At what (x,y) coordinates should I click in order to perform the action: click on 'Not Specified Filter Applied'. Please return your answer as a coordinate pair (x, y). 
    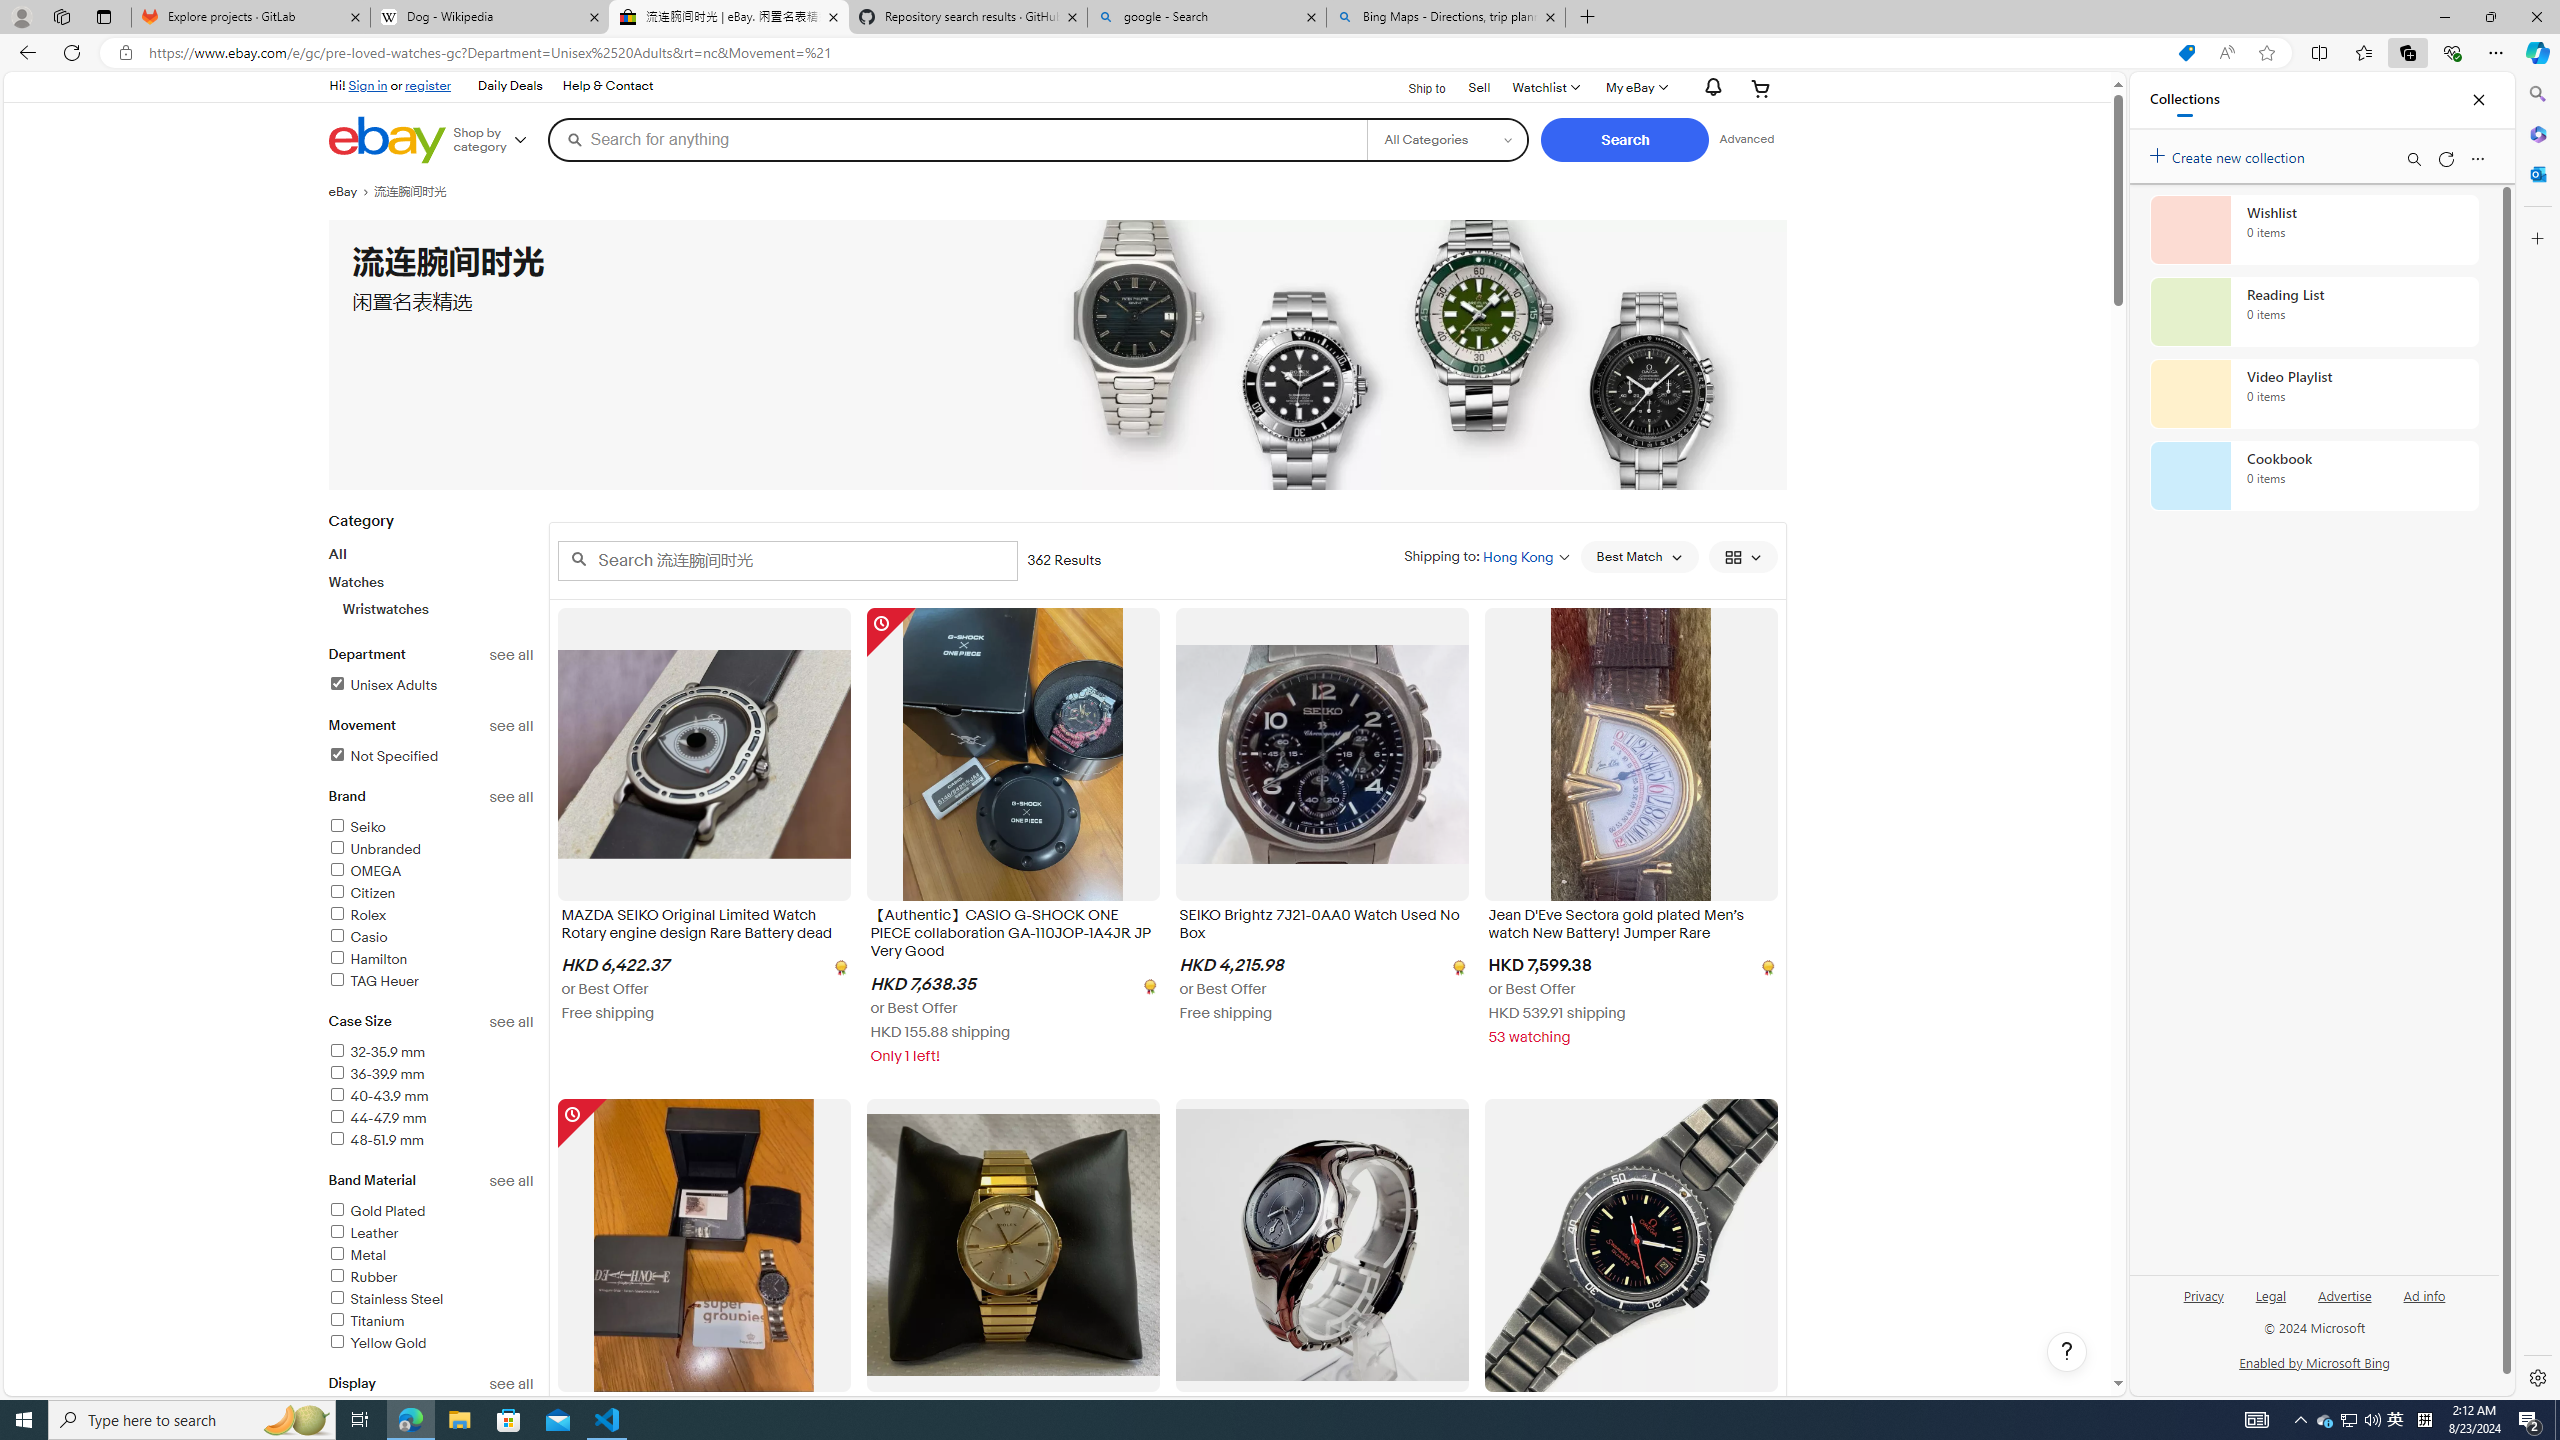
    Looking at the image, I should click on (382, 755).